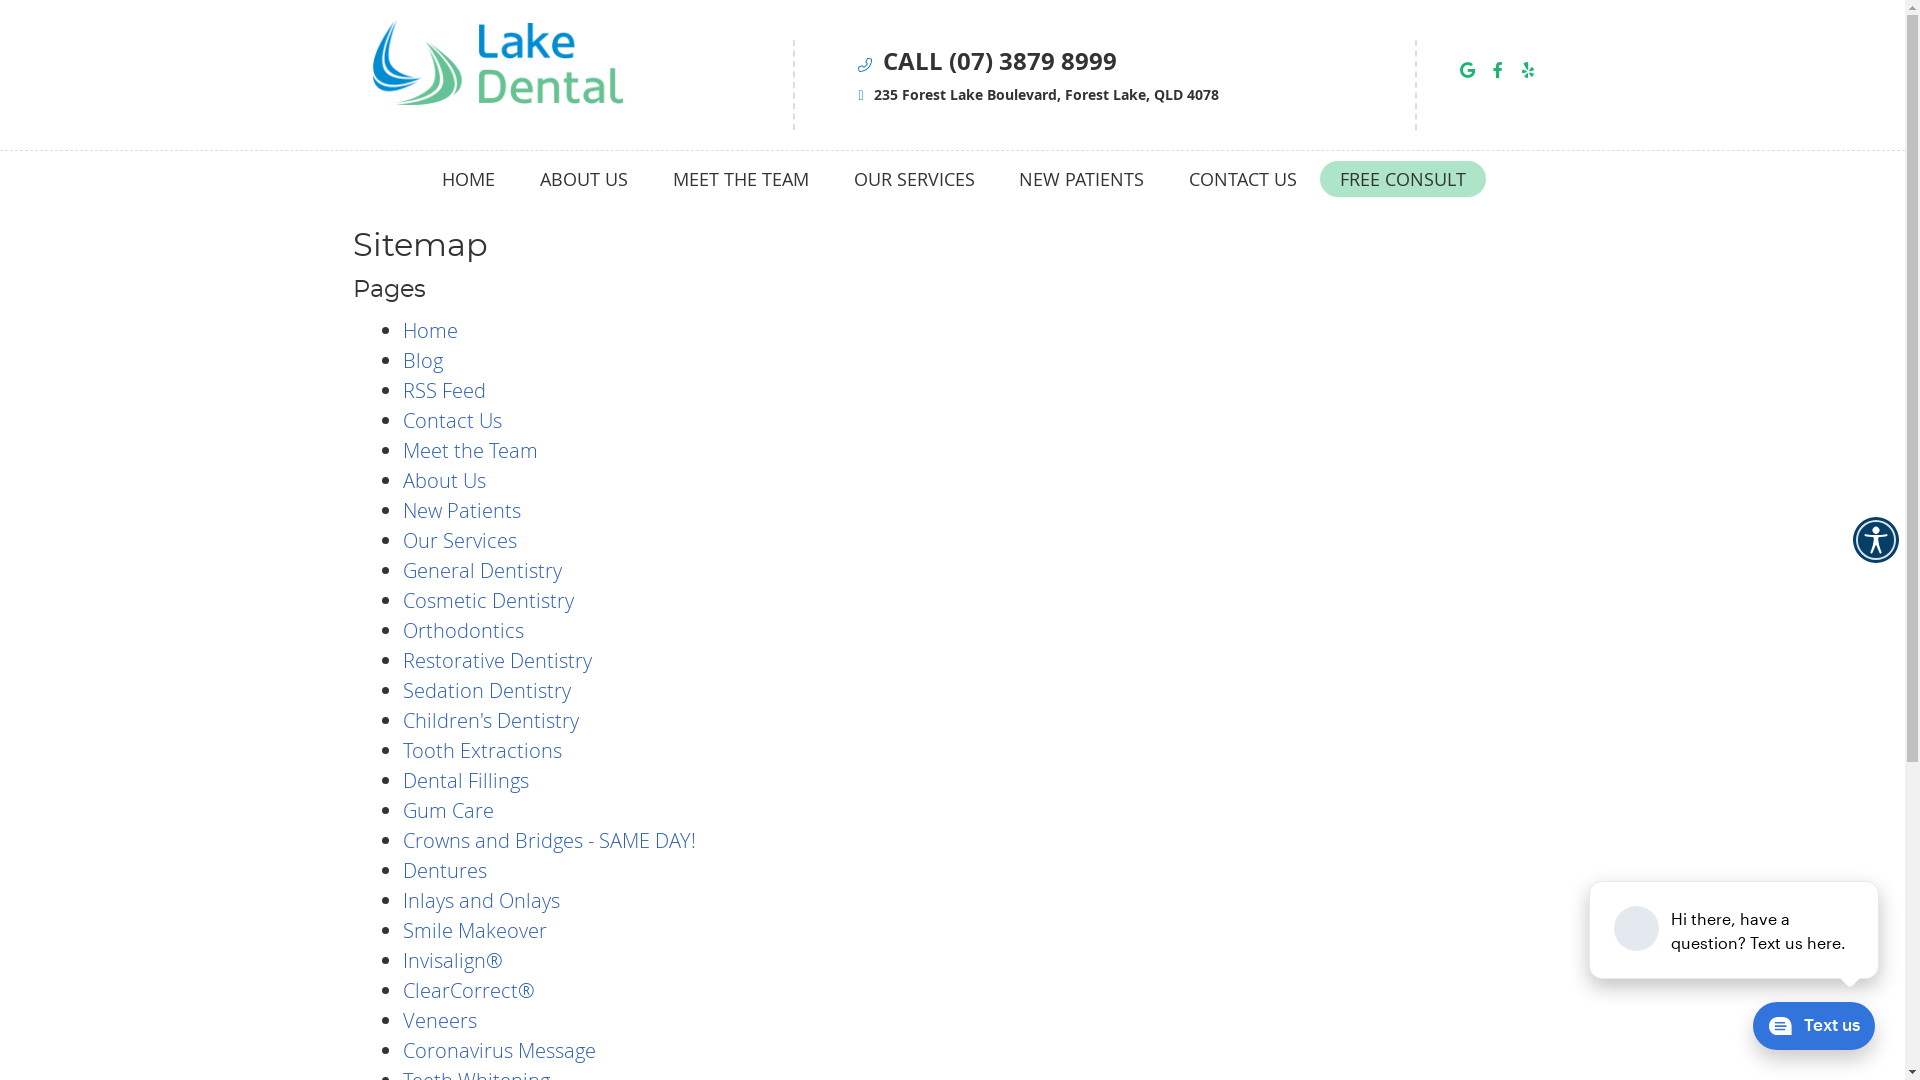  I want to click on 'HOME', so click(468, 177).